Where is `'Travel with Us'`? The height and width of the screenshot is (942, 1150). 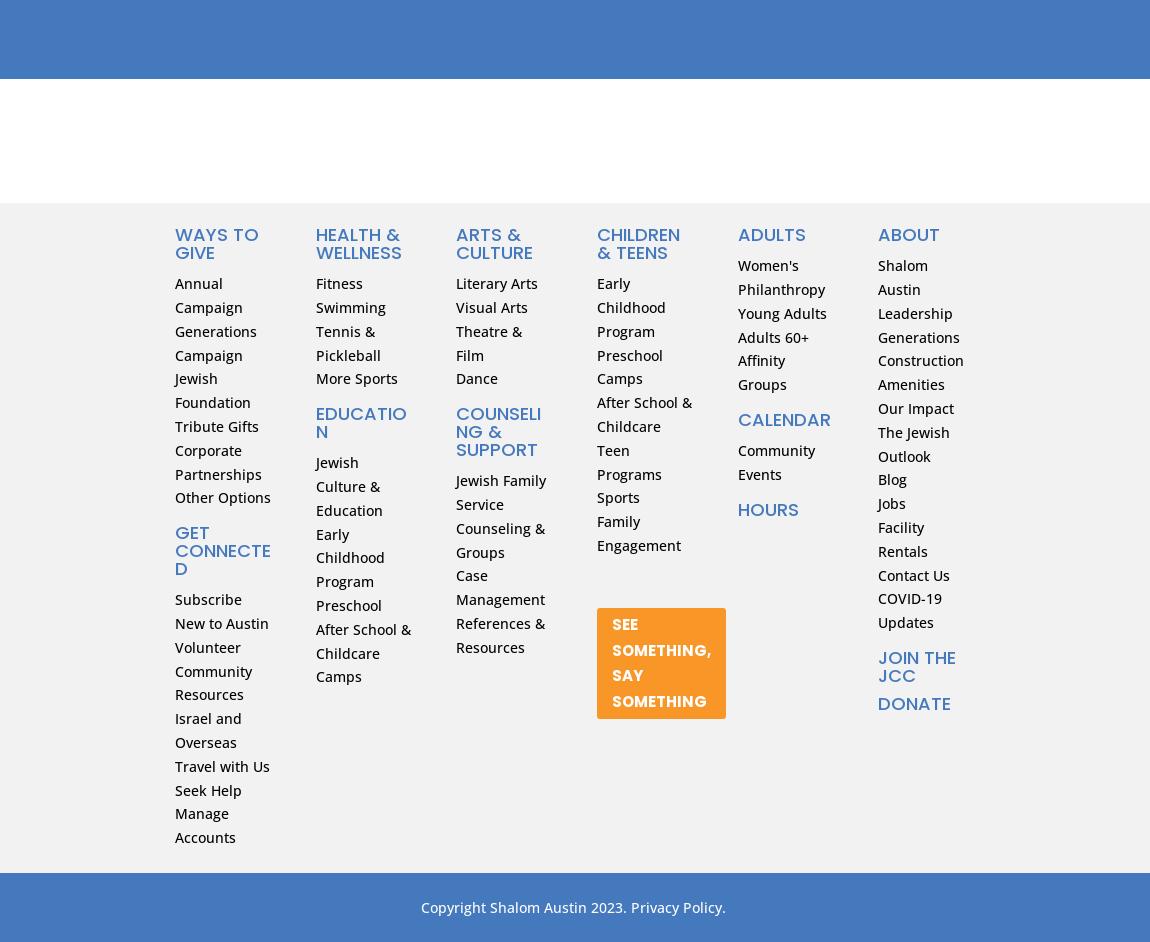 'Travel with Us' is located at coordinates (221, 765).